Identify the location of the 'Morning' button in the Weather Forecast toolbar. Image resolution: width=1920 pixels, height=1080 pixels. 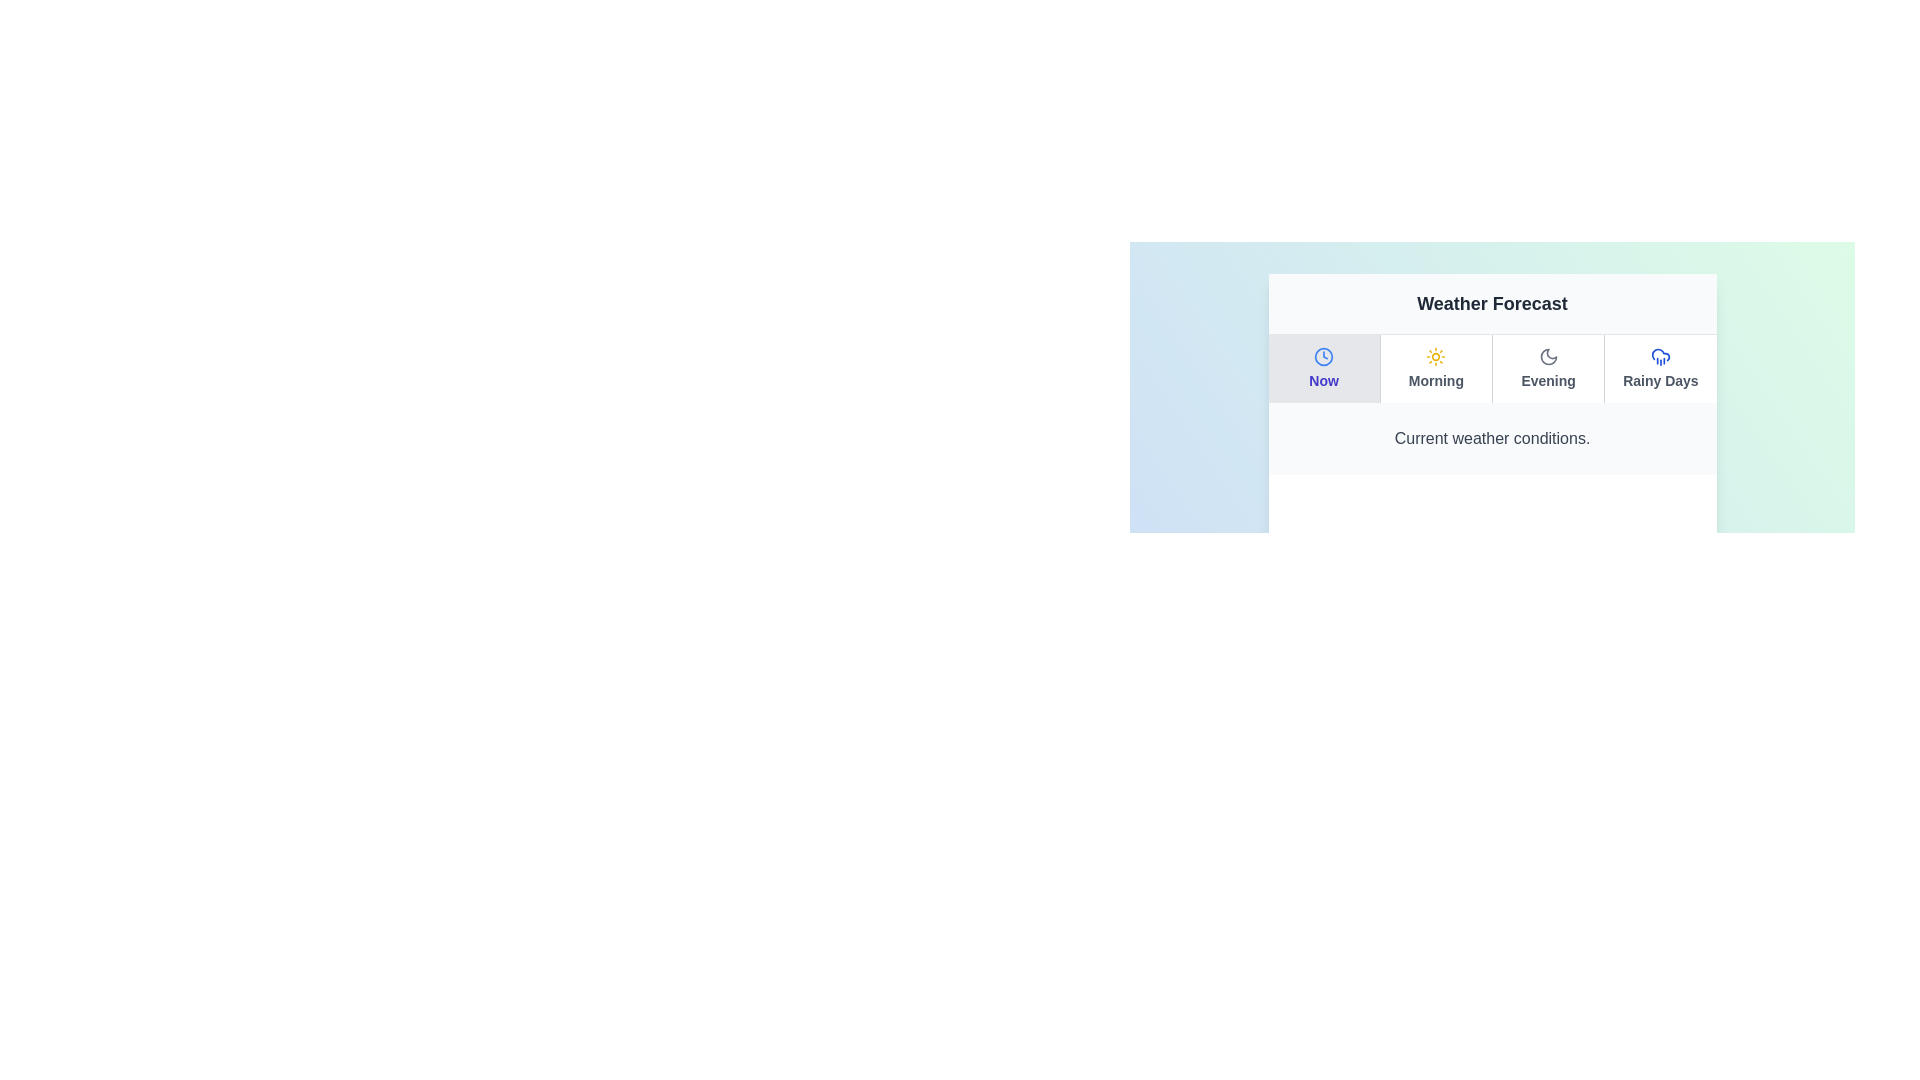
(1435, 369).